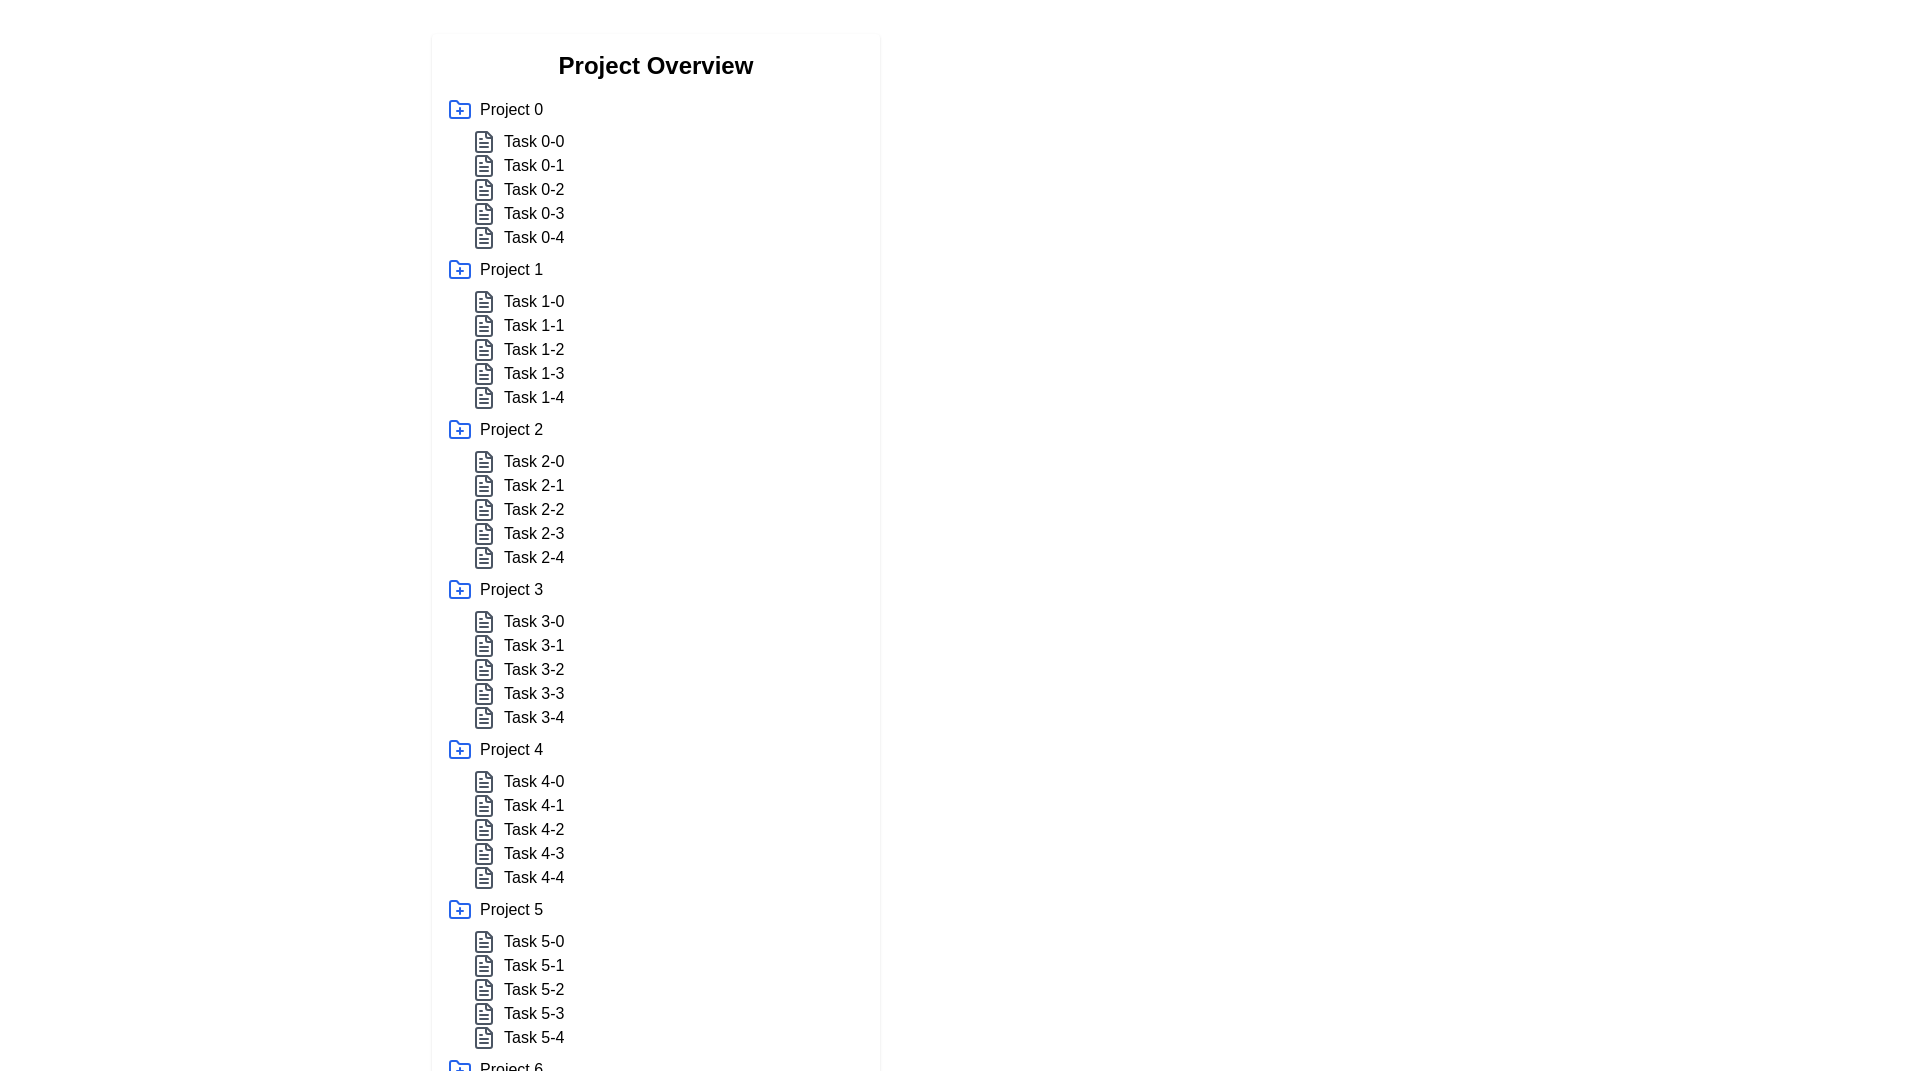 The width and height of the screenshot is (1920, 1080). What do you see at coordinates (484, 349) in the screenshot?
I see `the small gray document icon representing 'Task 1-2' located to the left of the task text in the hierarchical list under 'Project 1'` at bounding box center [484, 349].